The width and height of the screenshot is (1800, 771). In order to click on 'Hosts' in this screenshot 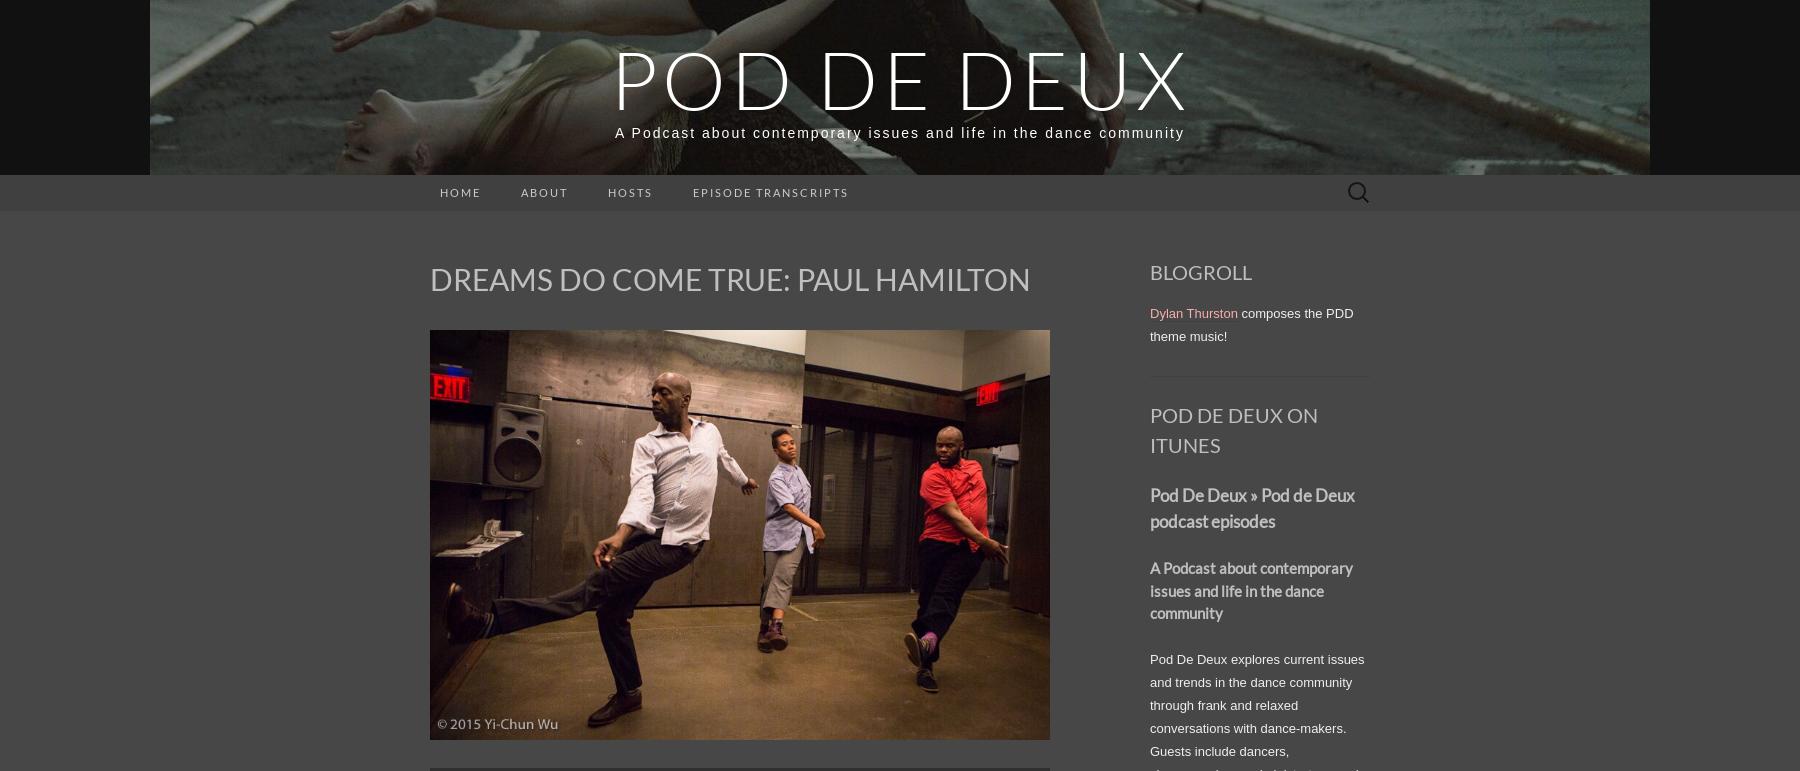, I will do `click(630, 192)`.